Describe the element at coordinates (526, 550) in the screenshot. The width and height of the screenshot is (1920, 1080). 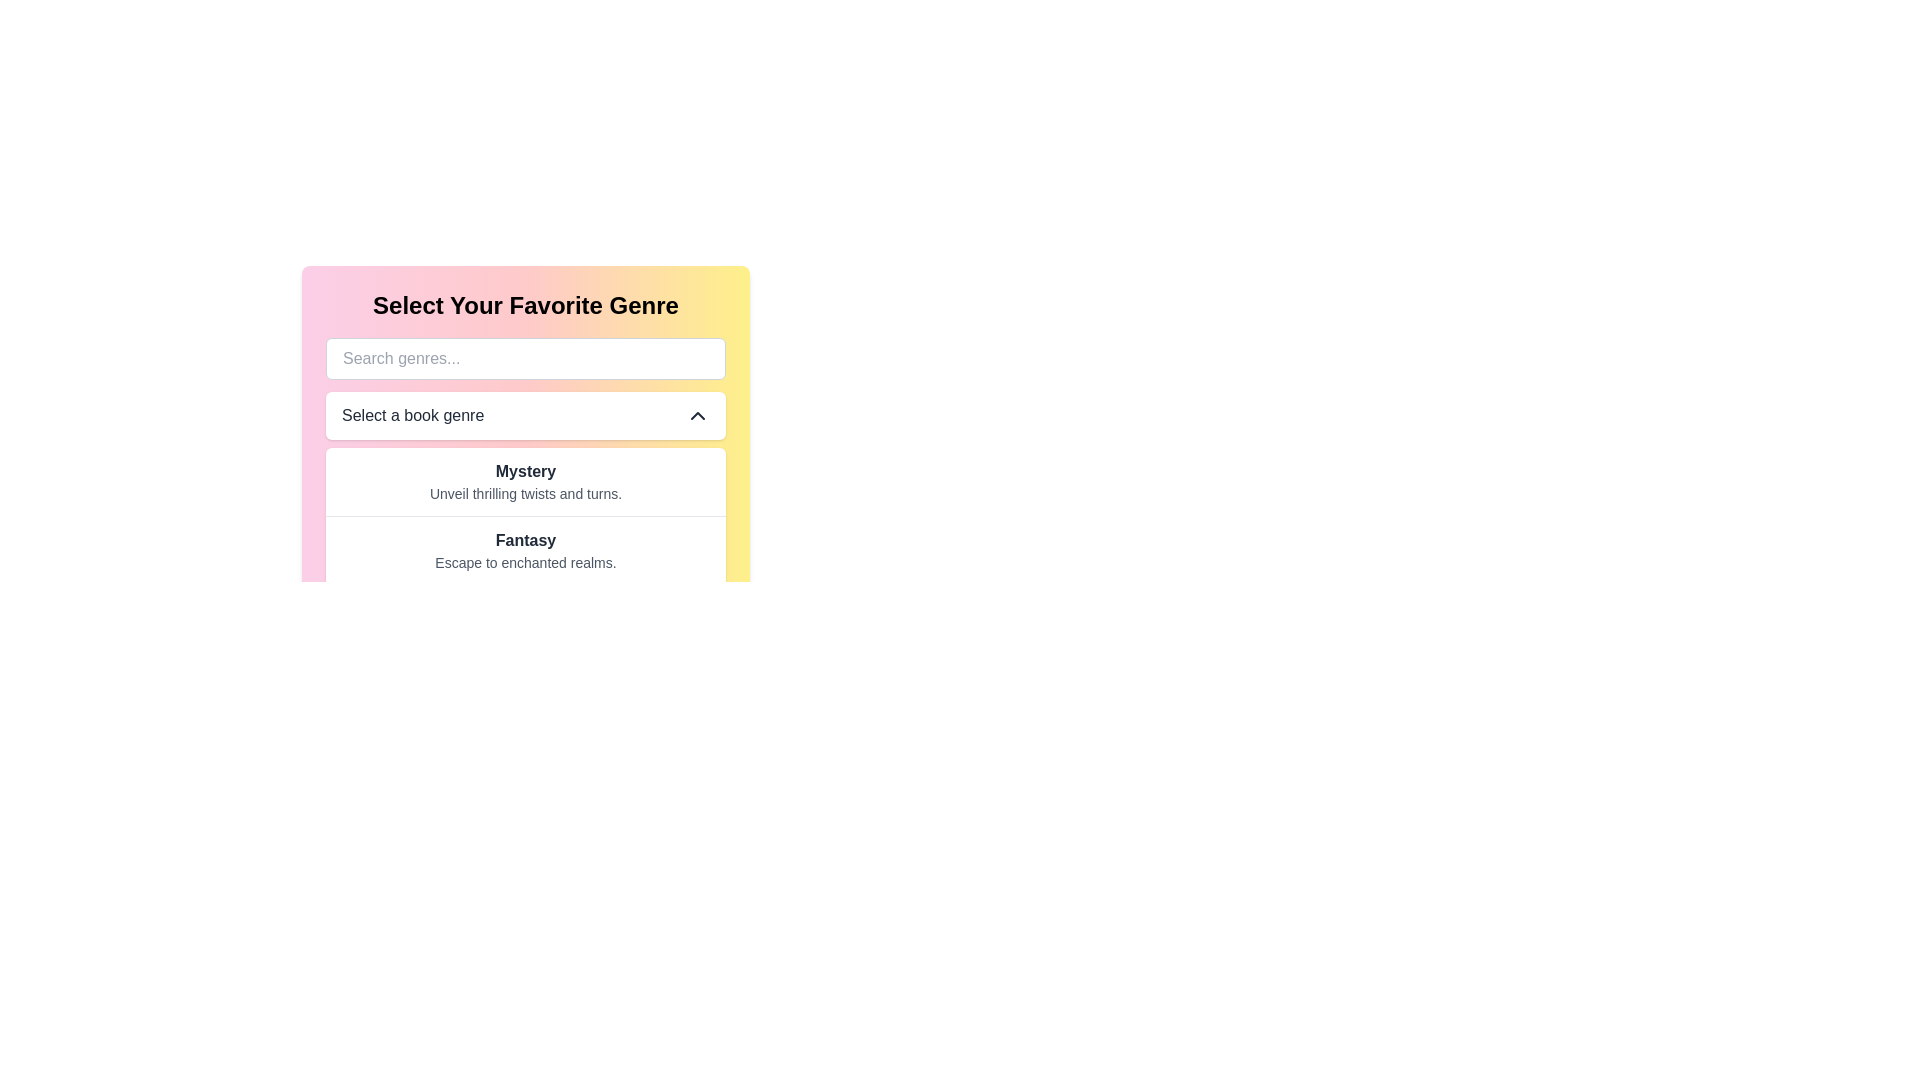
I see `the second clickable item in the menu, labeled 'Fantasy,' which is styled in bold and is positioned above 'Science Fiction' and below 'Mystery.'` at that location.